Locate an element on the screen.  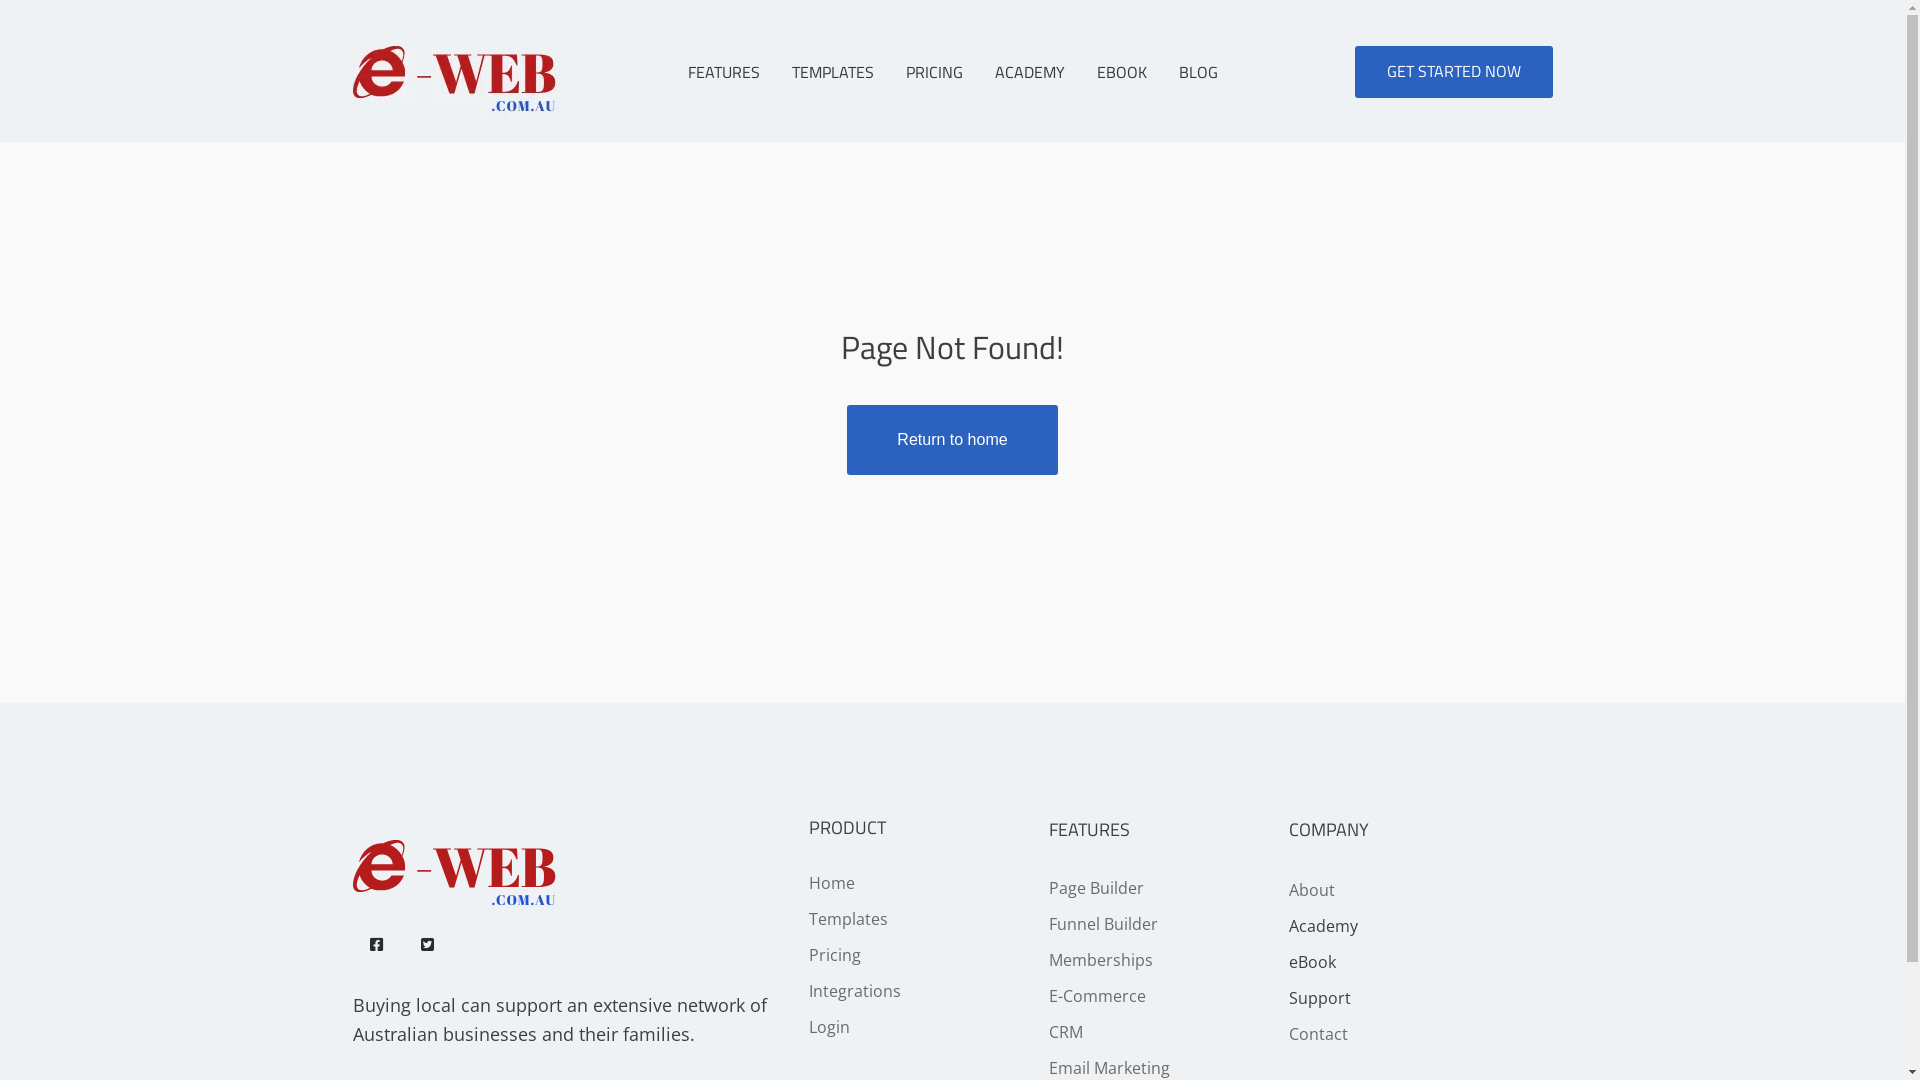
'Memberships' is located at coordinates (1098, 959).